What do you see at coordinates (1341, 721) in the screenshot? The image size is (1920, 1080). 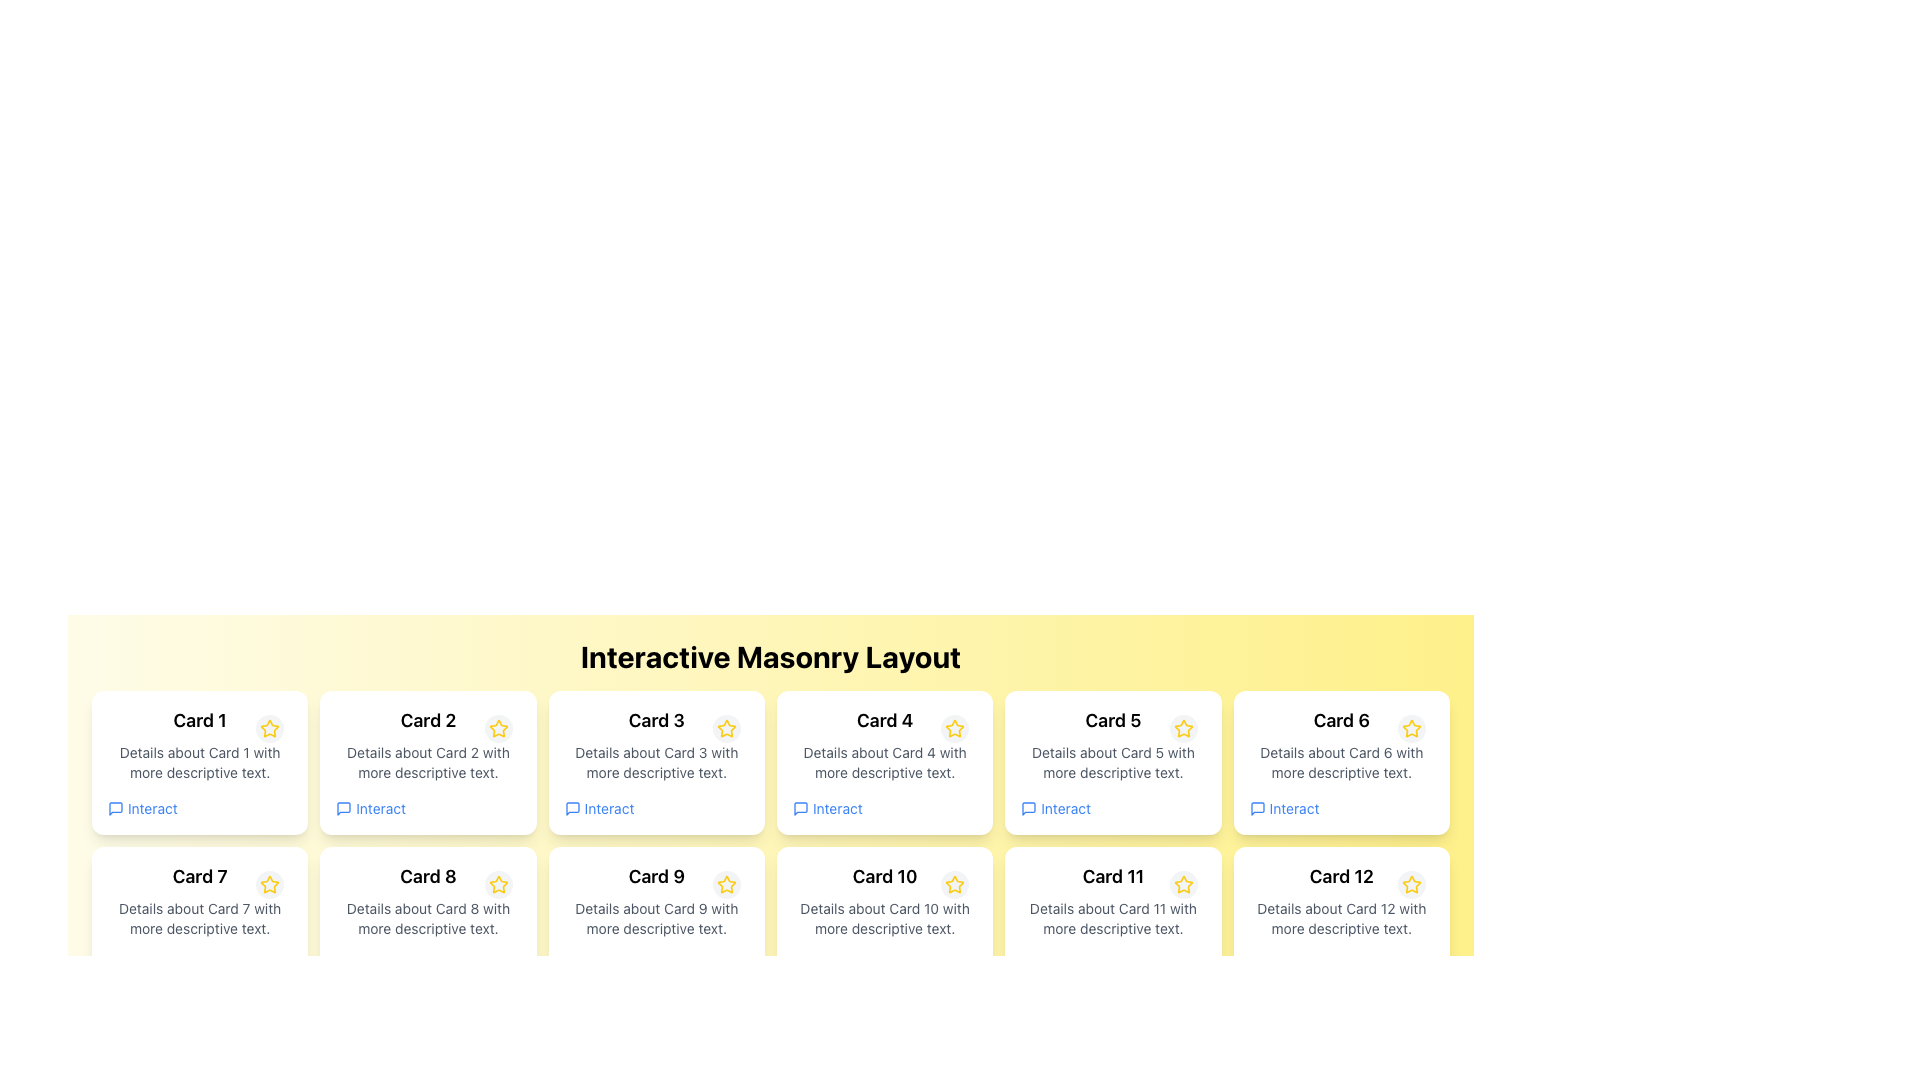 I see `the prominently displayed text 'Card 6' located at the upper part of the sixth card in a masonry layout` at bounding box center [1341, 721].